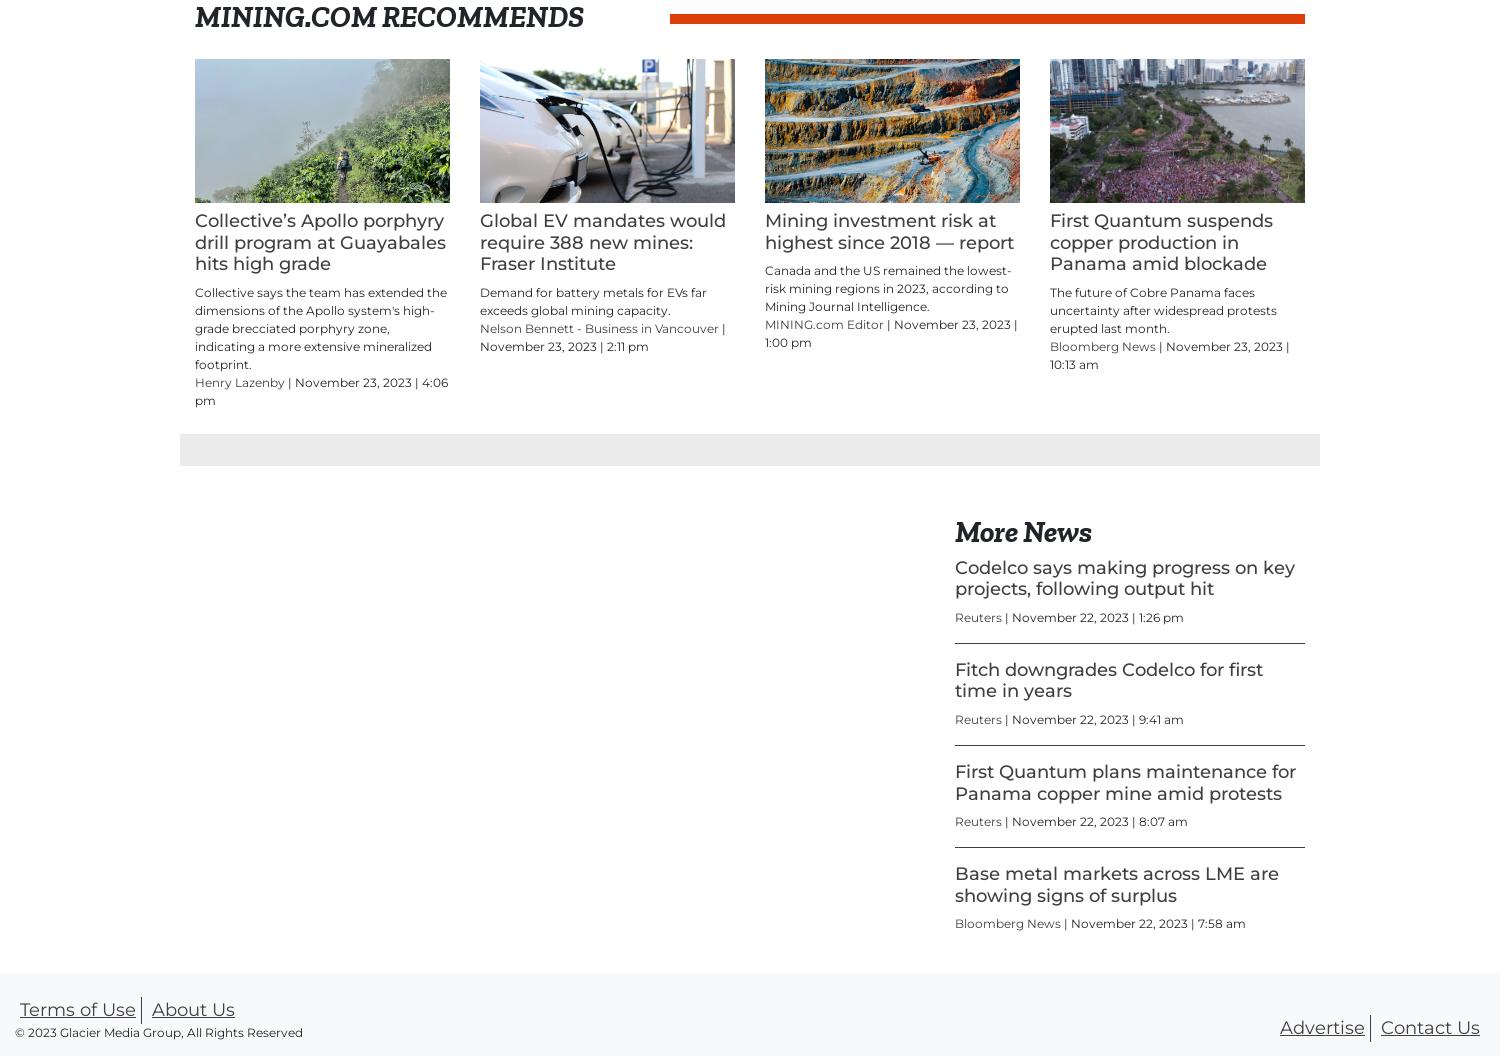  I want to click on 'Fitch downgrades Codelco for first time in years', so click(1107, 679).